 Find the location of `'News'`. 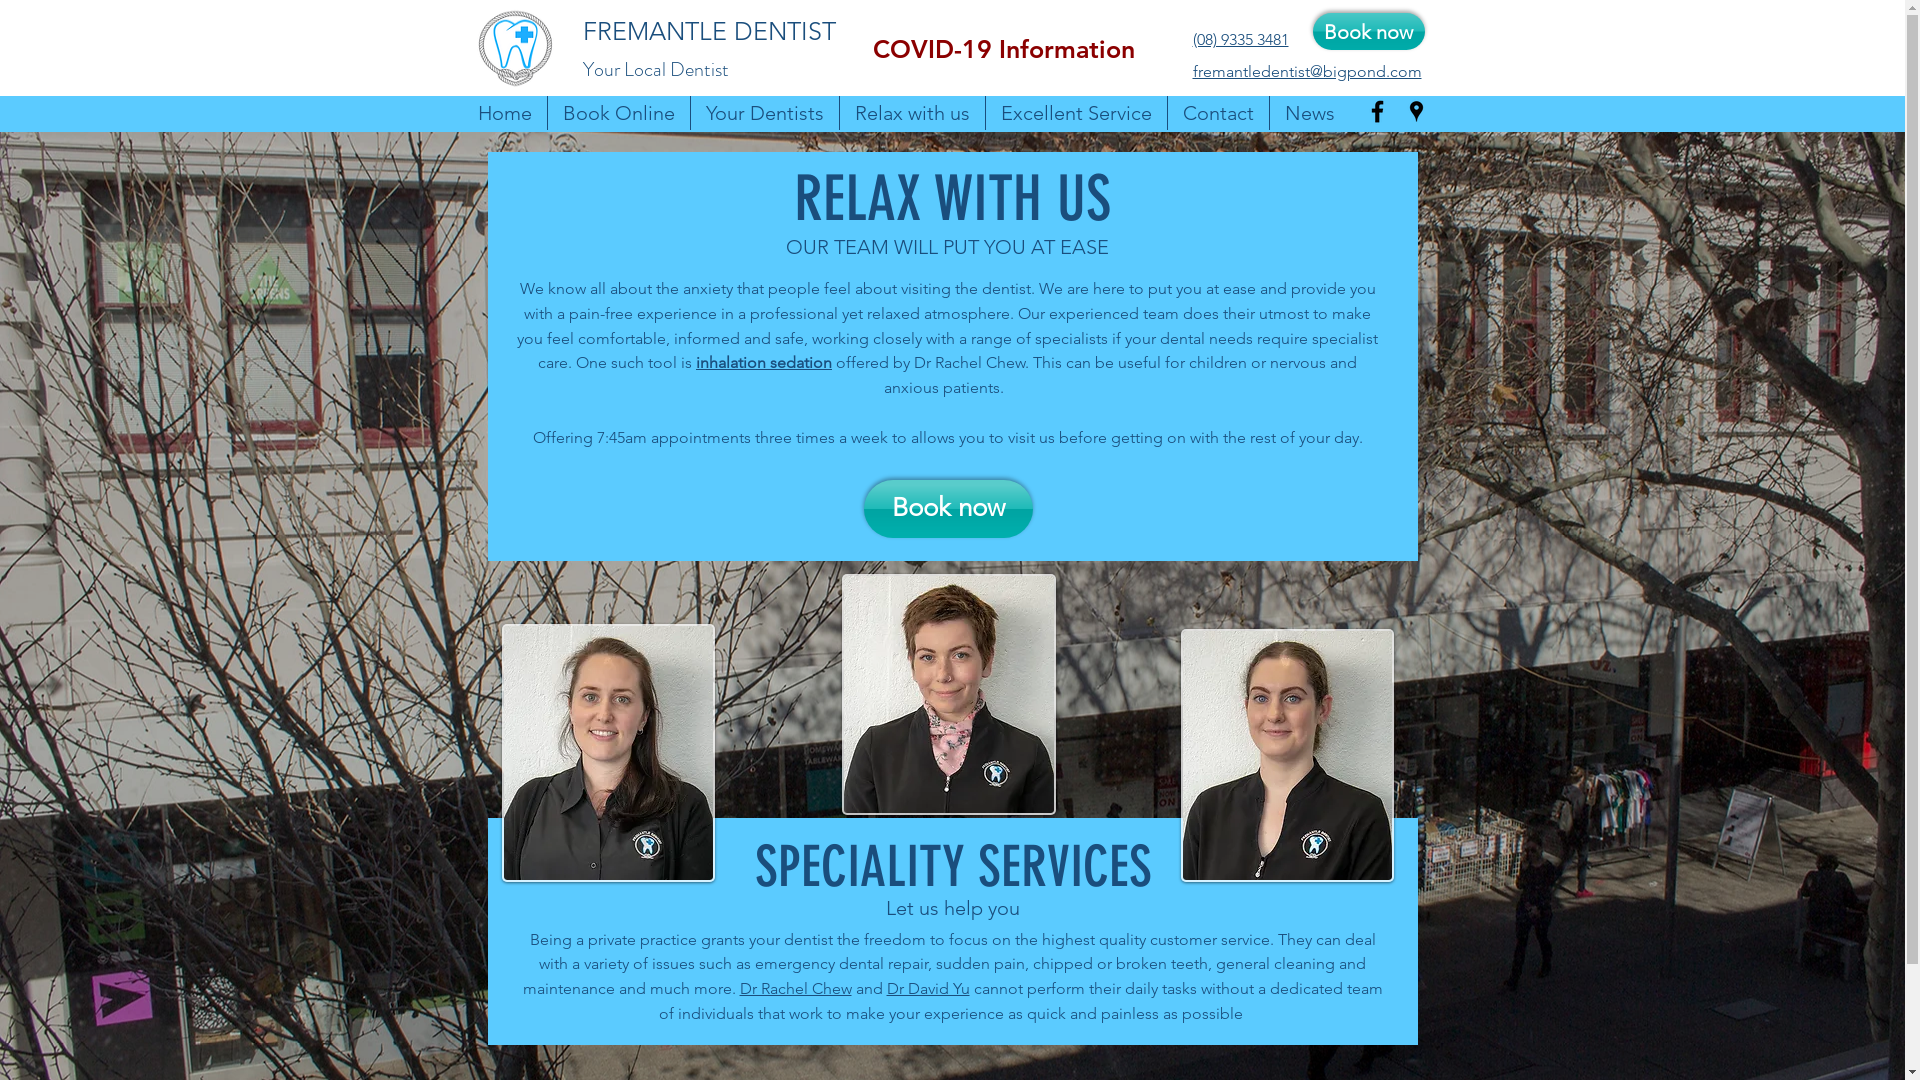

'News' is located at coordinates (1310, 112).